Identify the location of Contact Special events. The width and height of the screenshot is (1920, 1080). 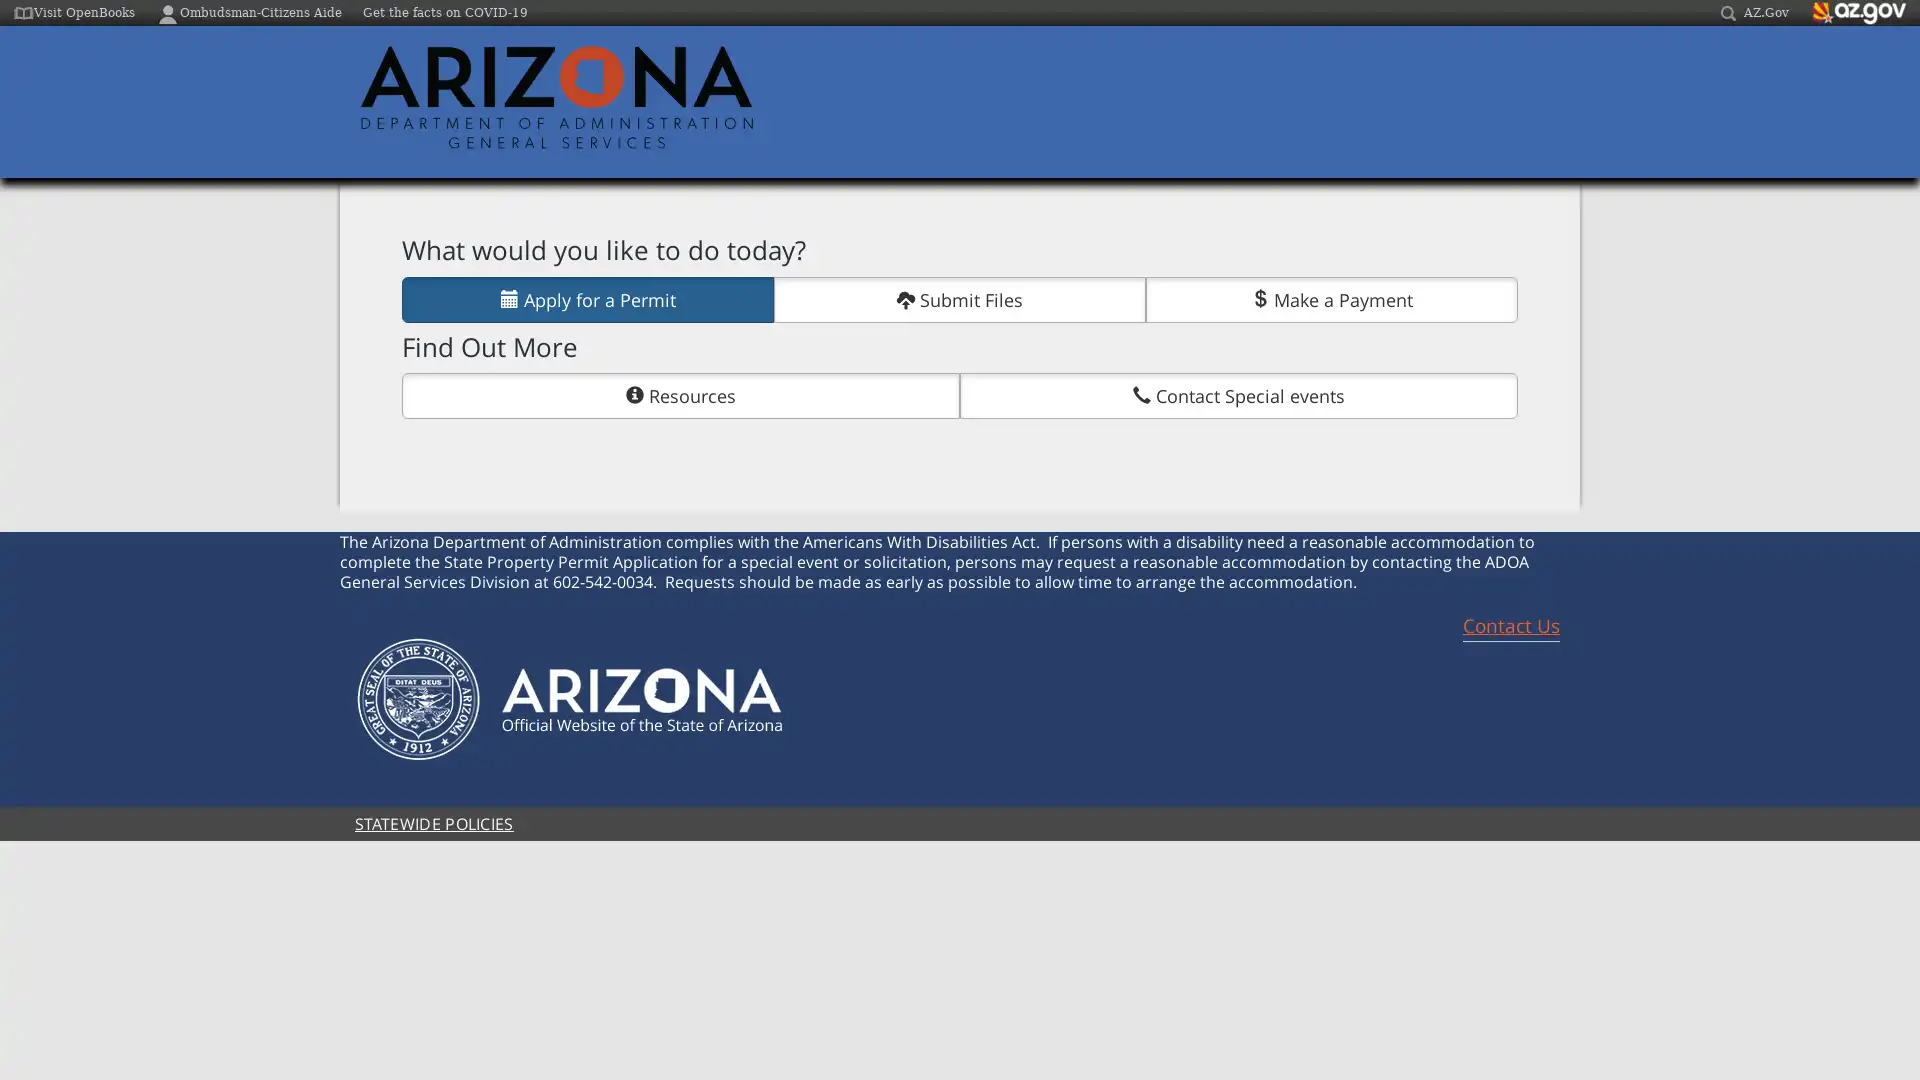
(1237, 396).